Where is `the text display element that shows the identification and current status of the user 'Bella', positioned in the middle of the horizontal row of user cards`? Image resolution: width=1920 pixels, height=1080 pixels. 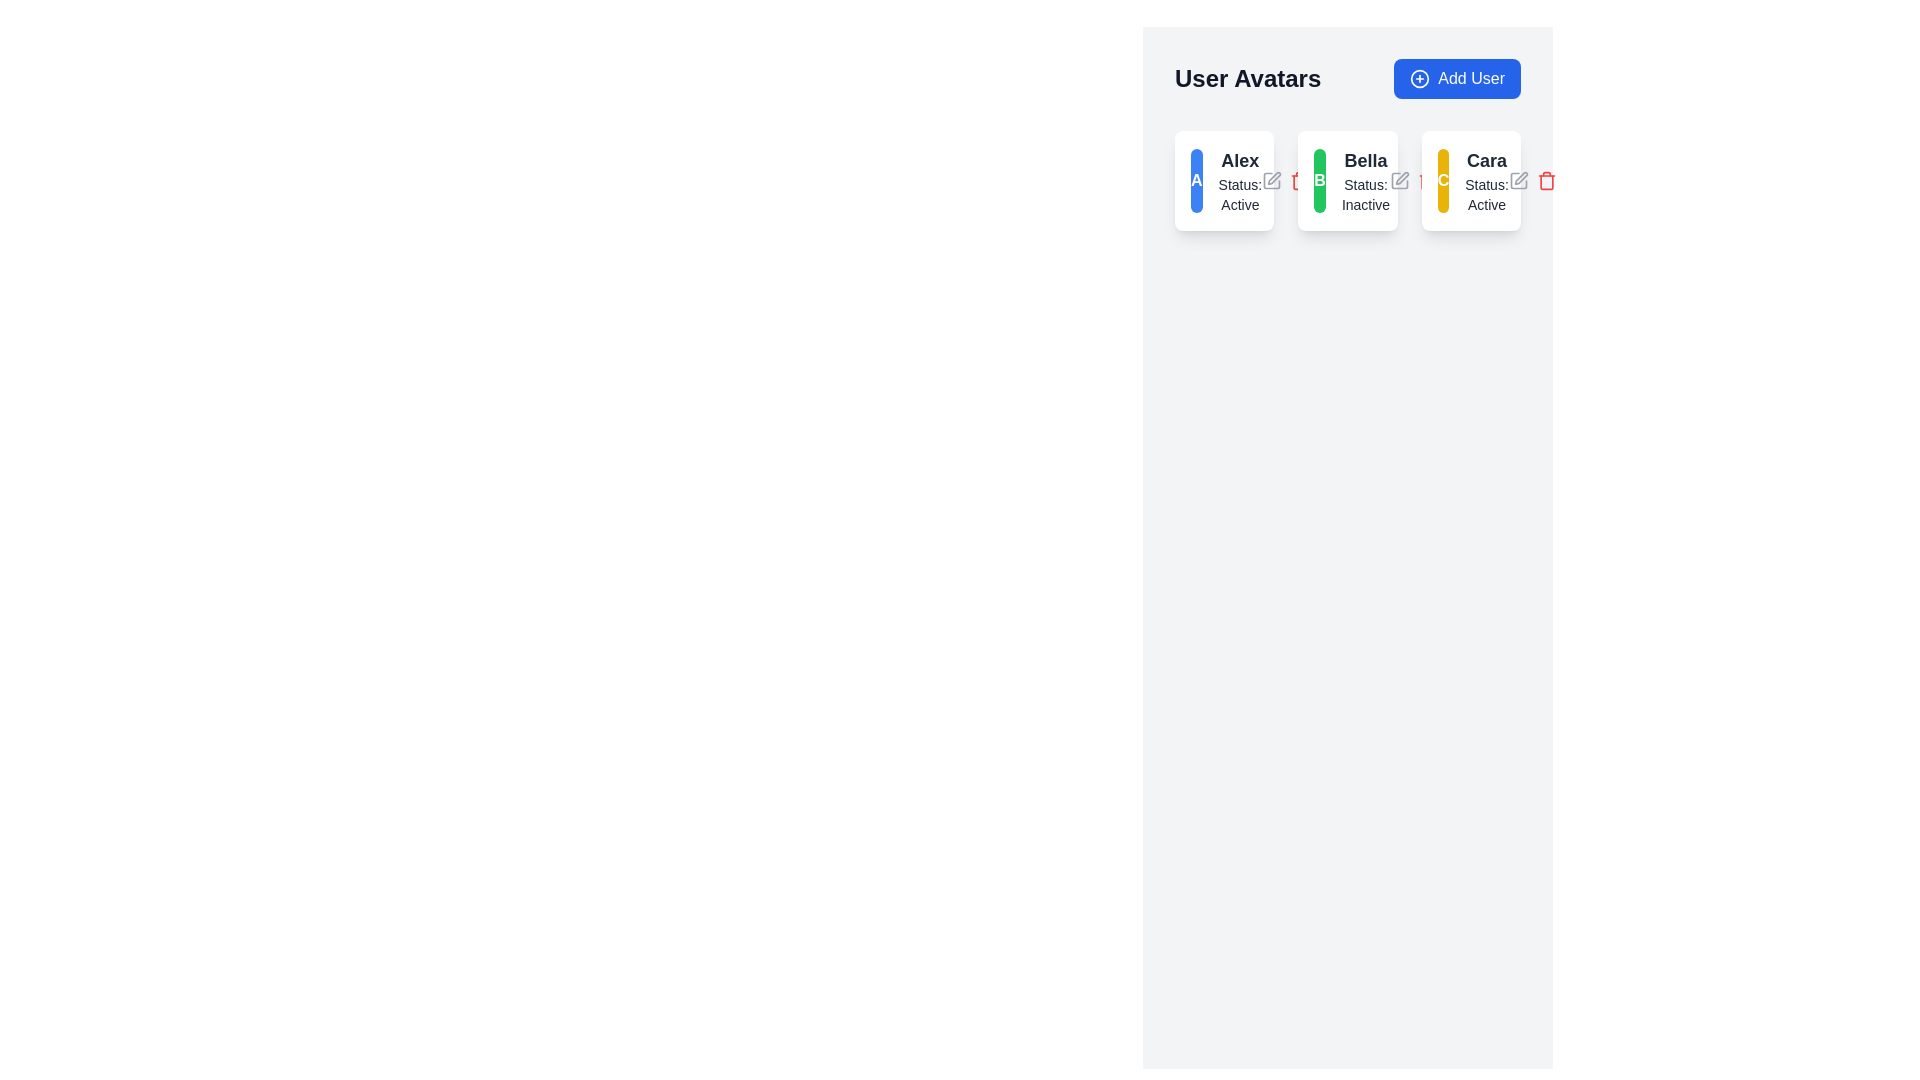
the text display element that shows the identification and current status of the user 'Bella', positioned in the middle of the horizontal row of user cards is located at coordinates (1365, 181).